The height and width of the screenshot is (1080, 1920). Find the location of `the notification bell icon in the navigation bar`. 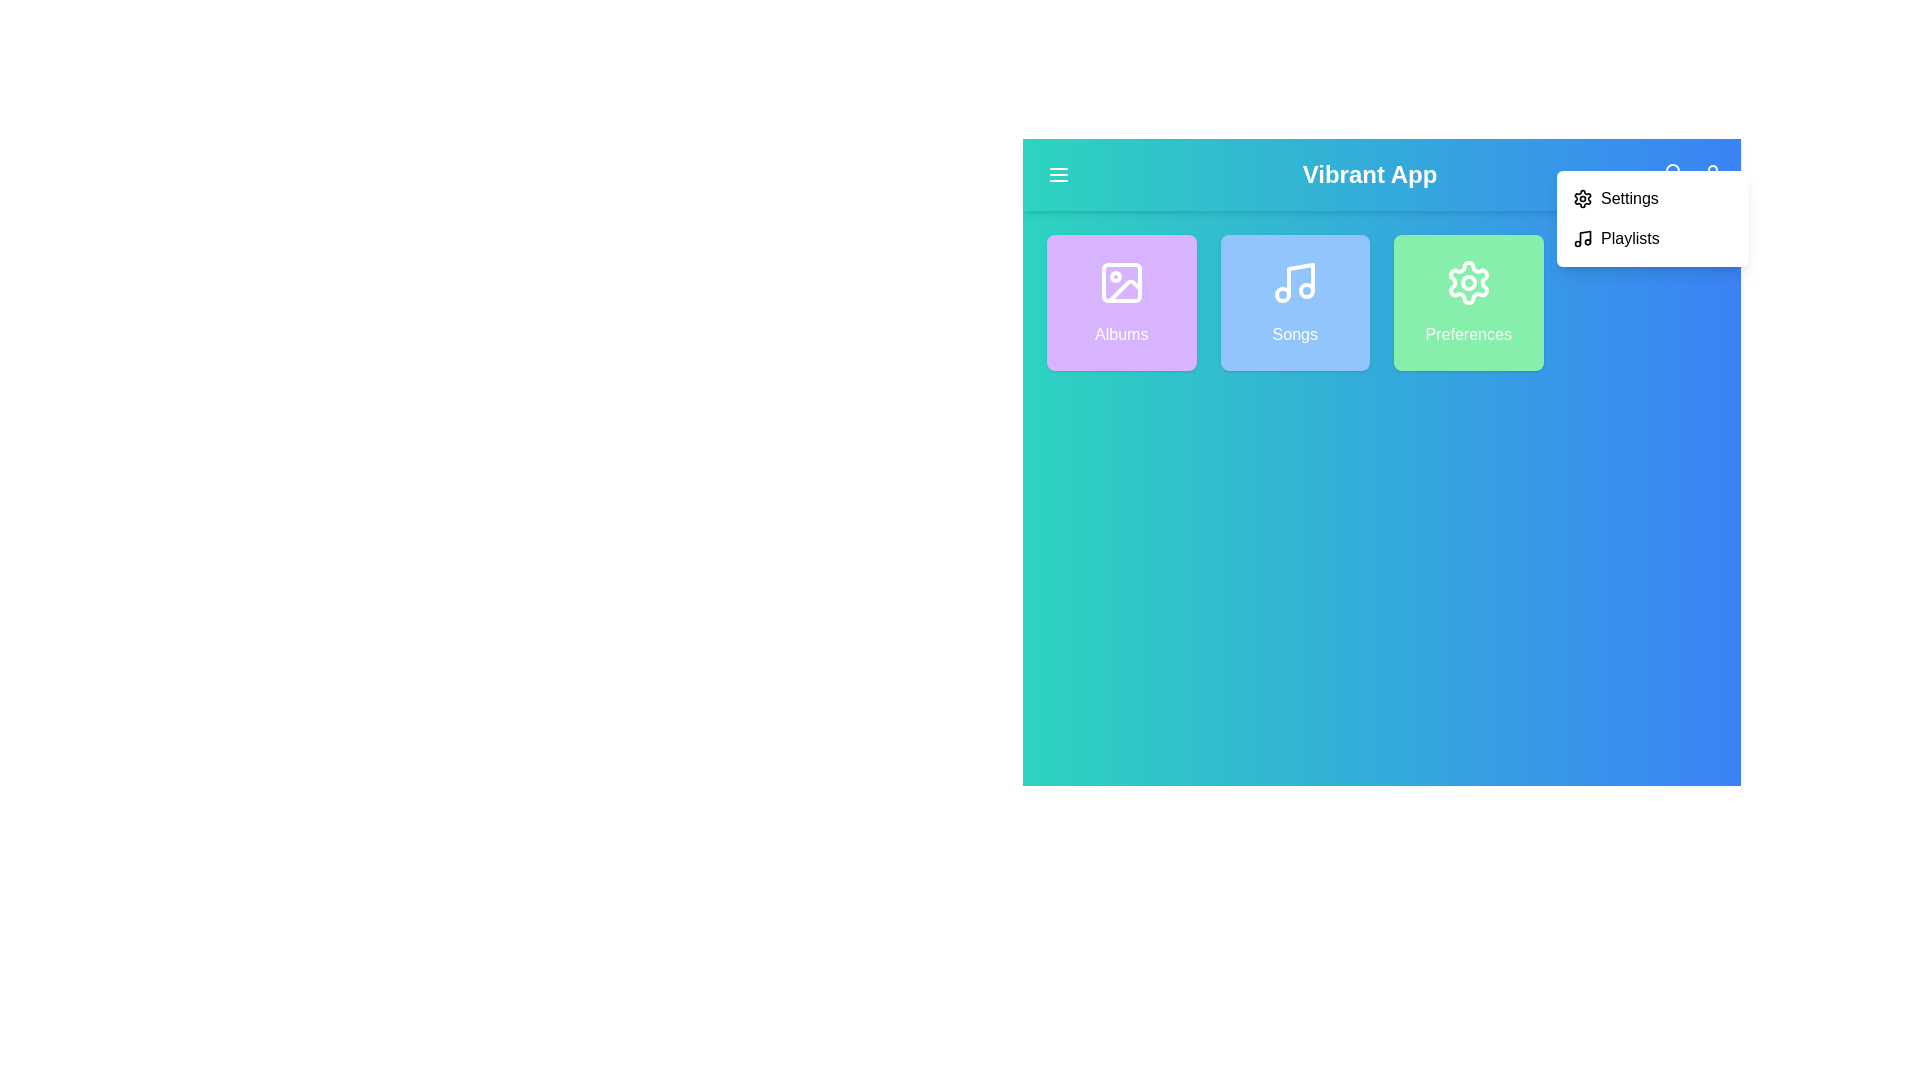

the notification bell icon in the navigation bar is located at coordinates (1672, 173).